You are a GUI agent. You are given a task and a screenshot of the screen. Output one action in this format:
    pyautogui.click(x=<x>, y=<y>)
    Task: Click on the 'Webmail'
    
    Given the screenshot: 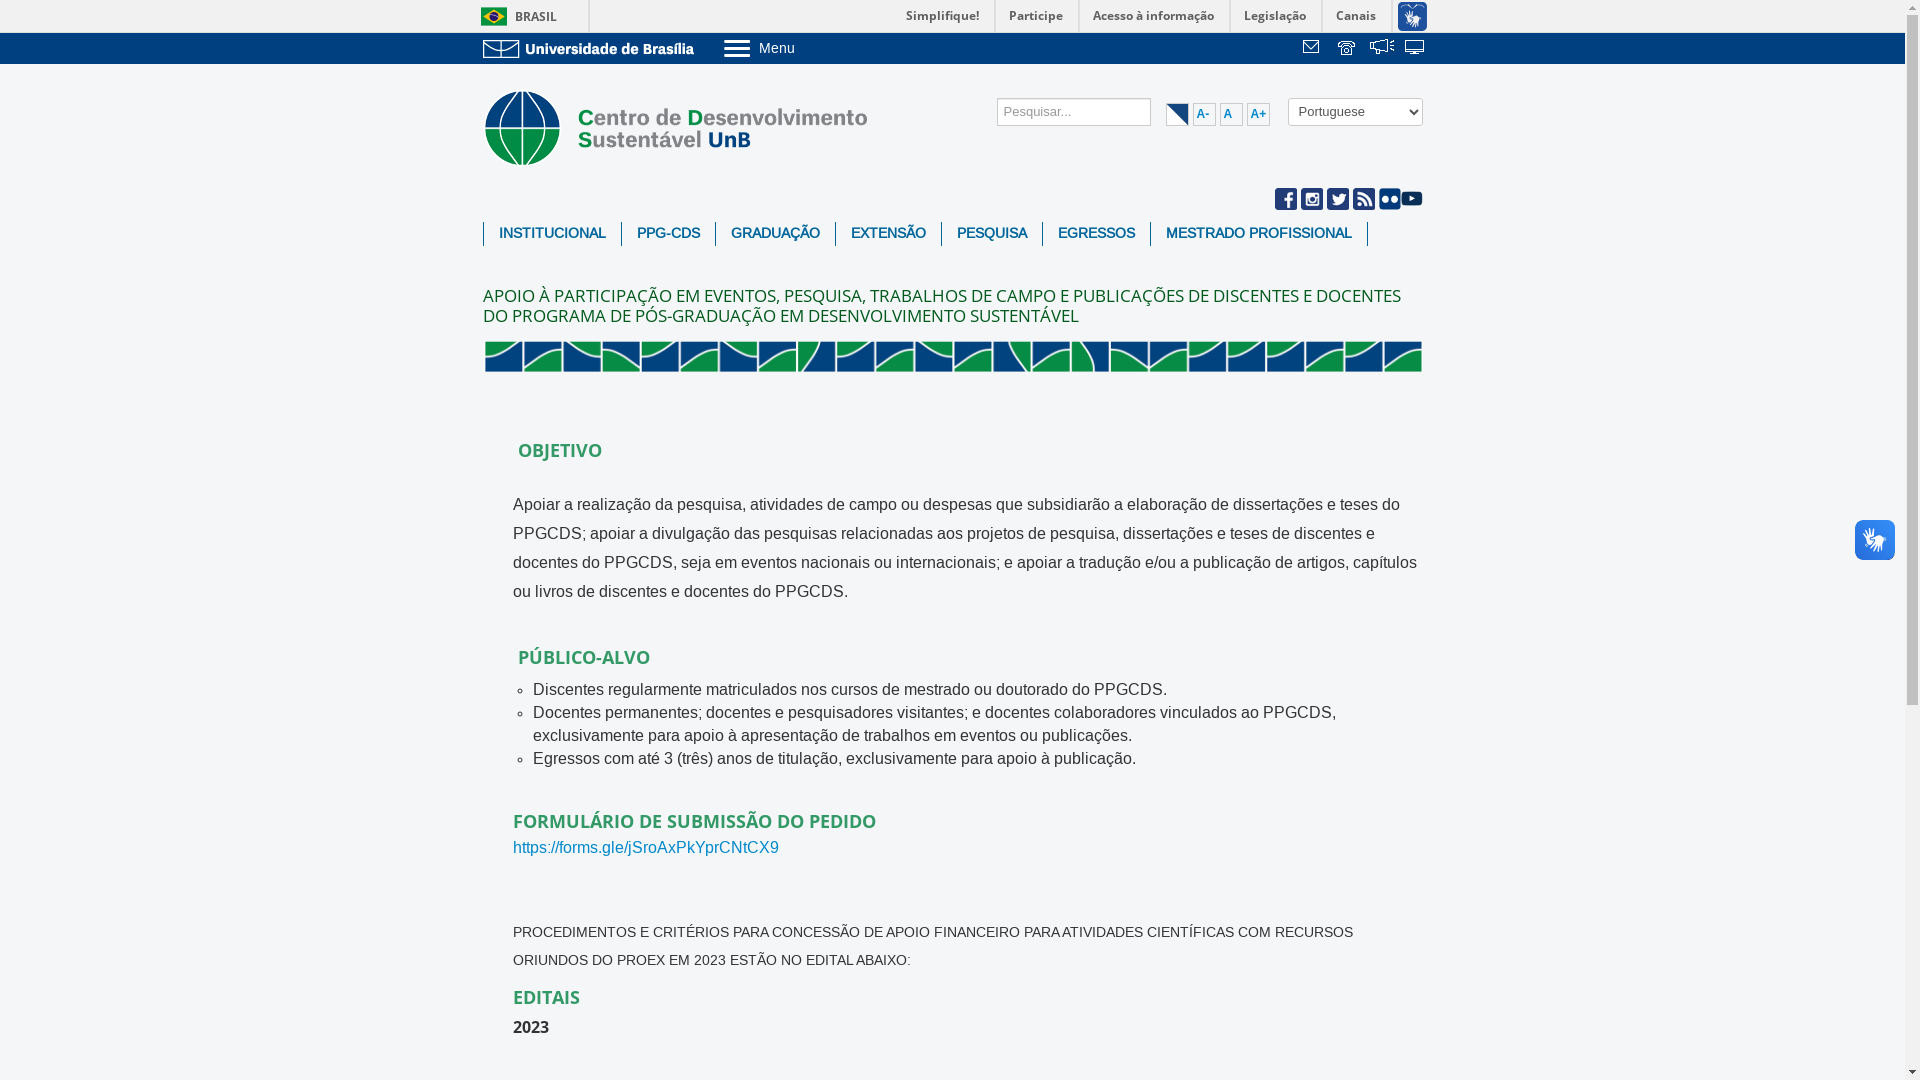 What is the action you would take?
    pyautogui.click(x=1314, y=48)
    